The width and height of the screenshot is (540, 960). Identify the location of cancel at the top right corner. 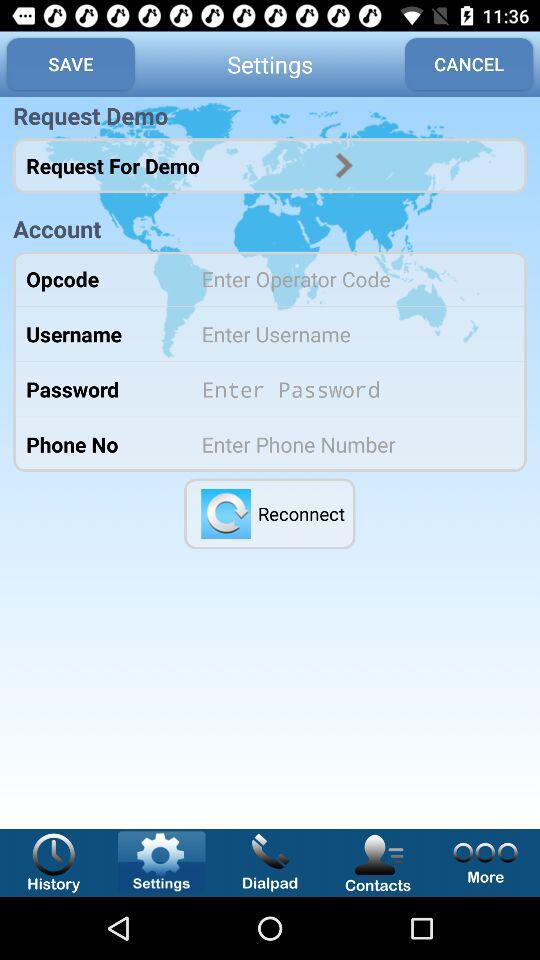
(469, 64).